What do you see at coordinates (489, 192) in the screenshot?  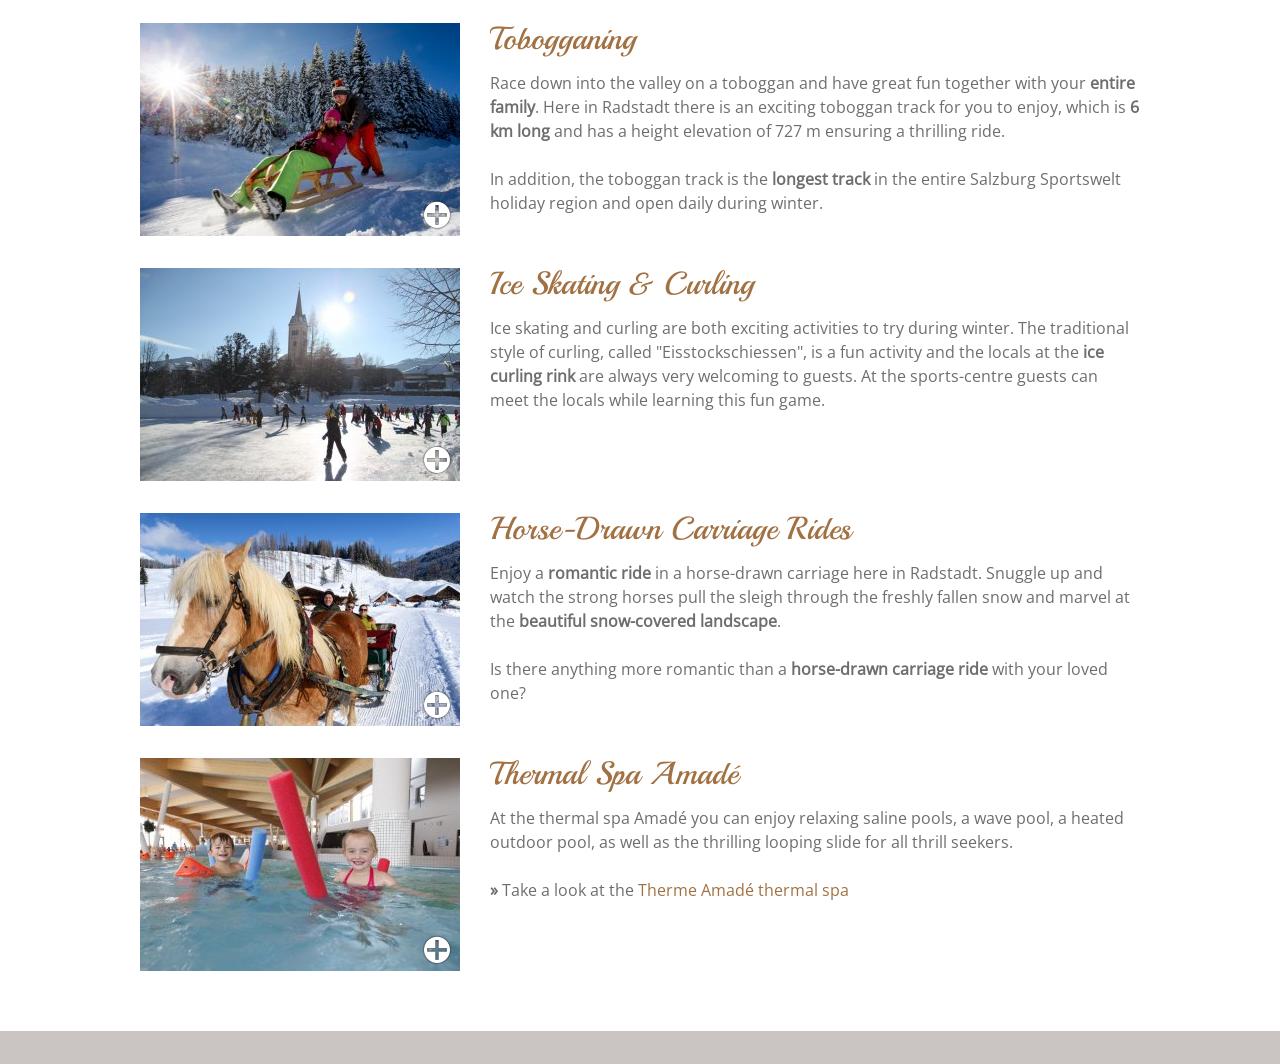 I see `'in the entire Salzburg Sportswelt holiday region and open daily during winter.'` at bounding box center [489, 192].